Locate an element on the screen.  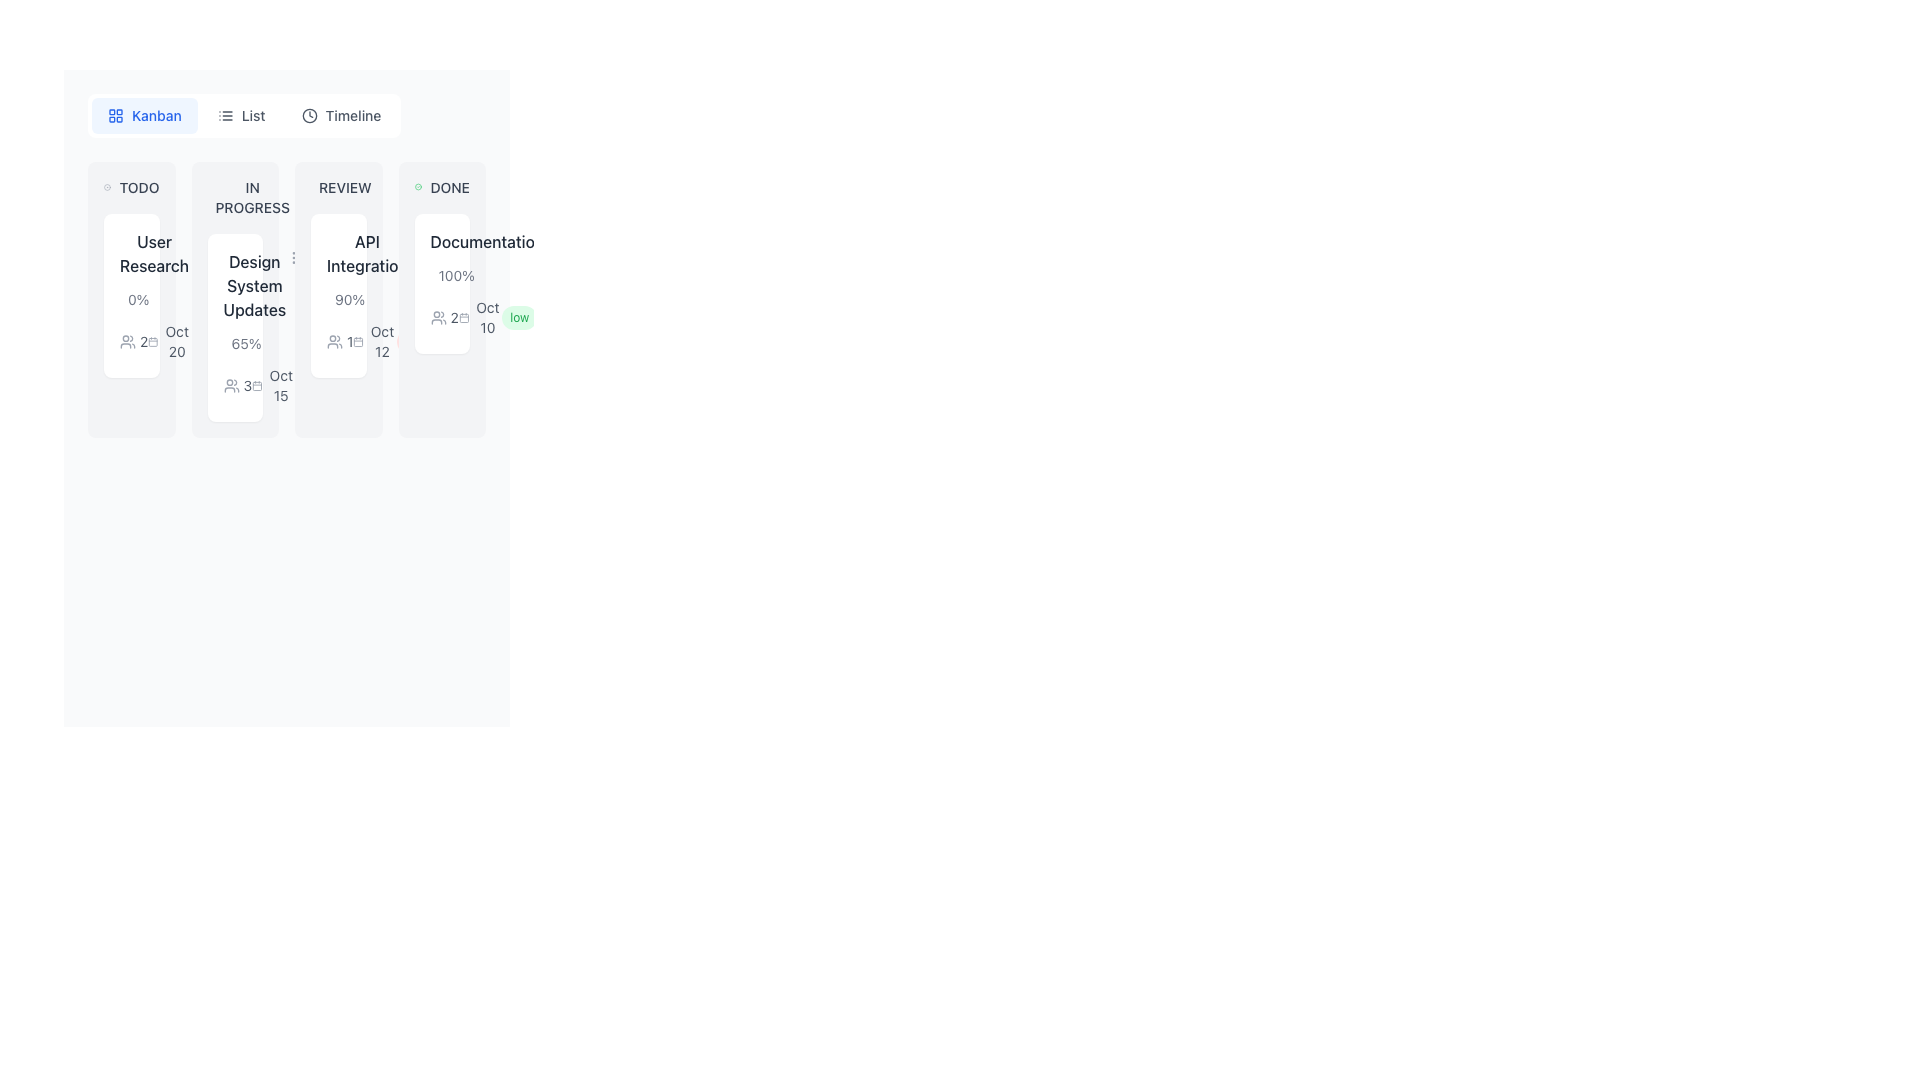
the Progress indicator displaying '90%' in the task card titled 'API Integration' under the 'Review' column of the Kanban board is located at coordinates (338, 300).